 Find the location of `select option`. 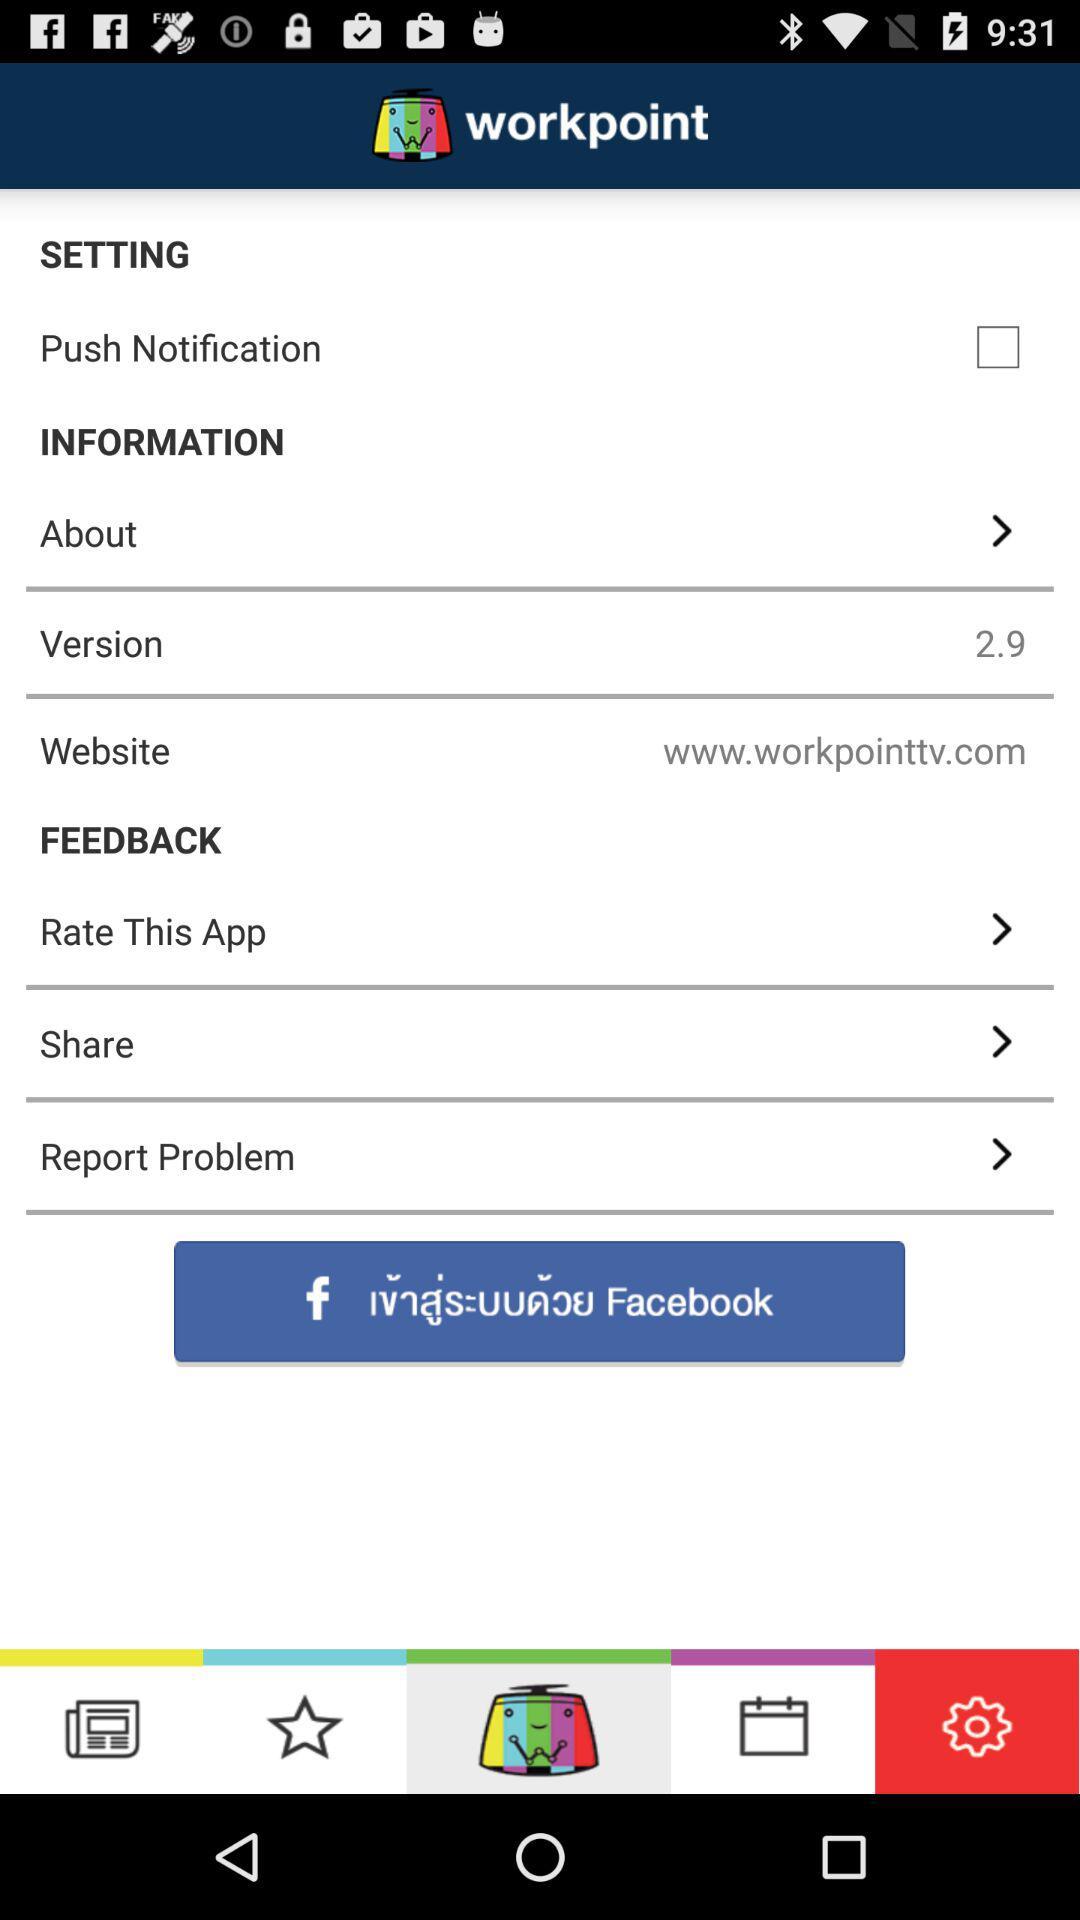

select option is located at coordinates (998, 347).